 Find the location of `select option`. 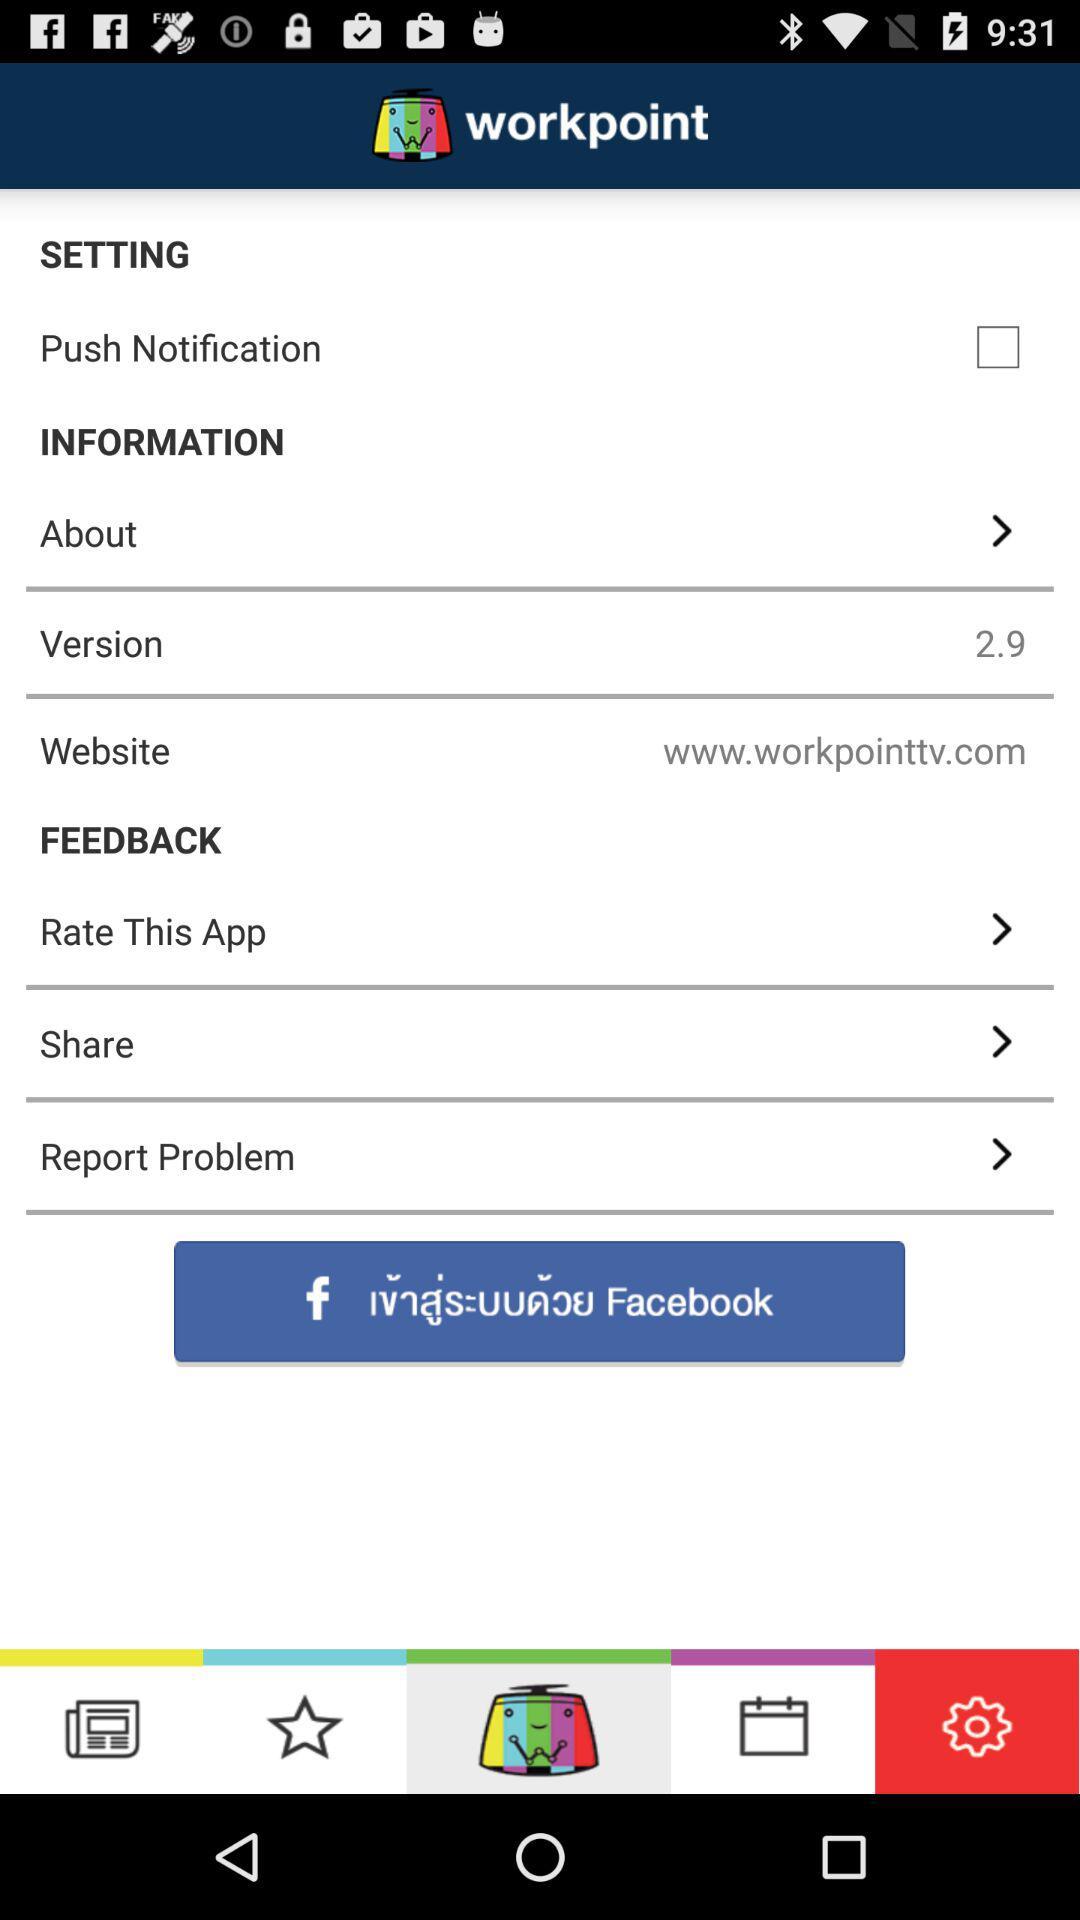

select option is located at coordinates (998, 347).